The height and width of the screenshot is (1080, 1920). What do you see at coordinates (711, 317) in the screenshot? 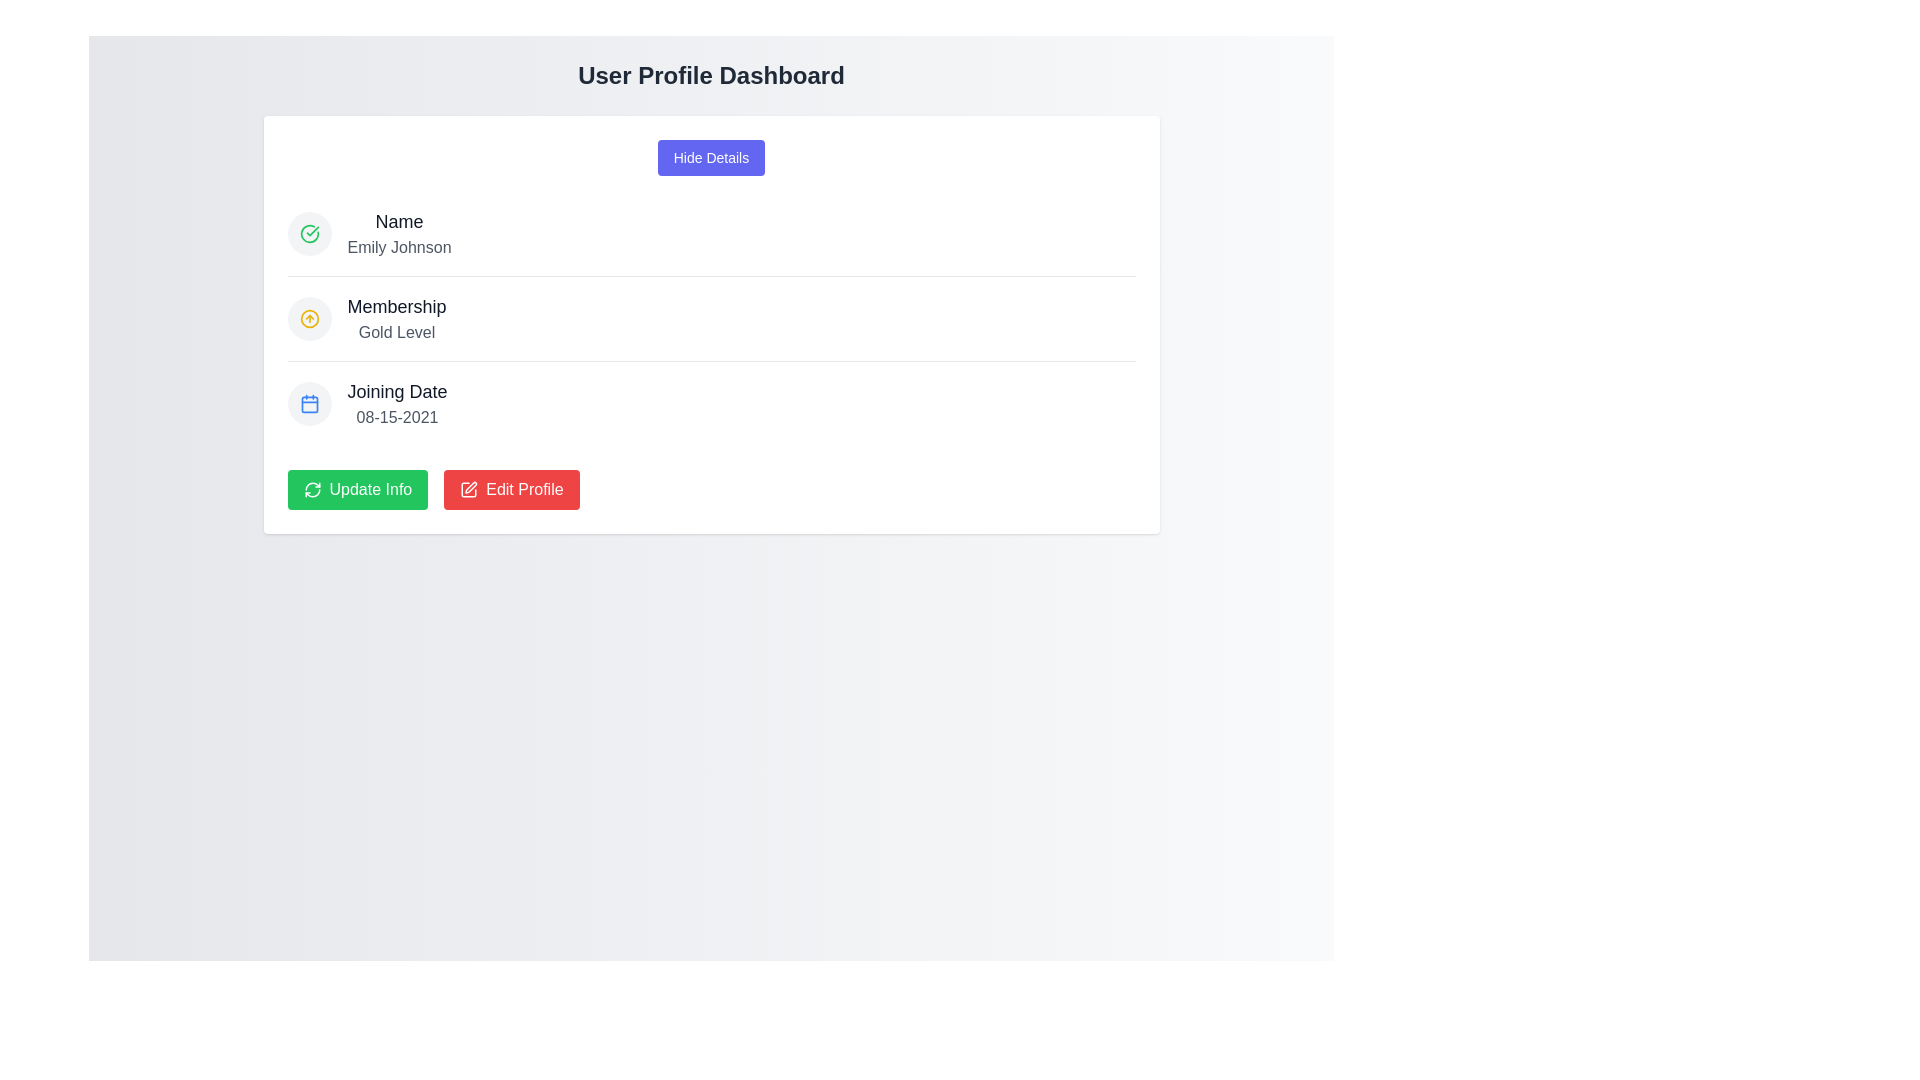
I see `the Information Display element that shows the user's membership tier information, located as the second item in a vertically stacked list between 'Name' and 'Joining Date'` at bounding box center [711, 317].